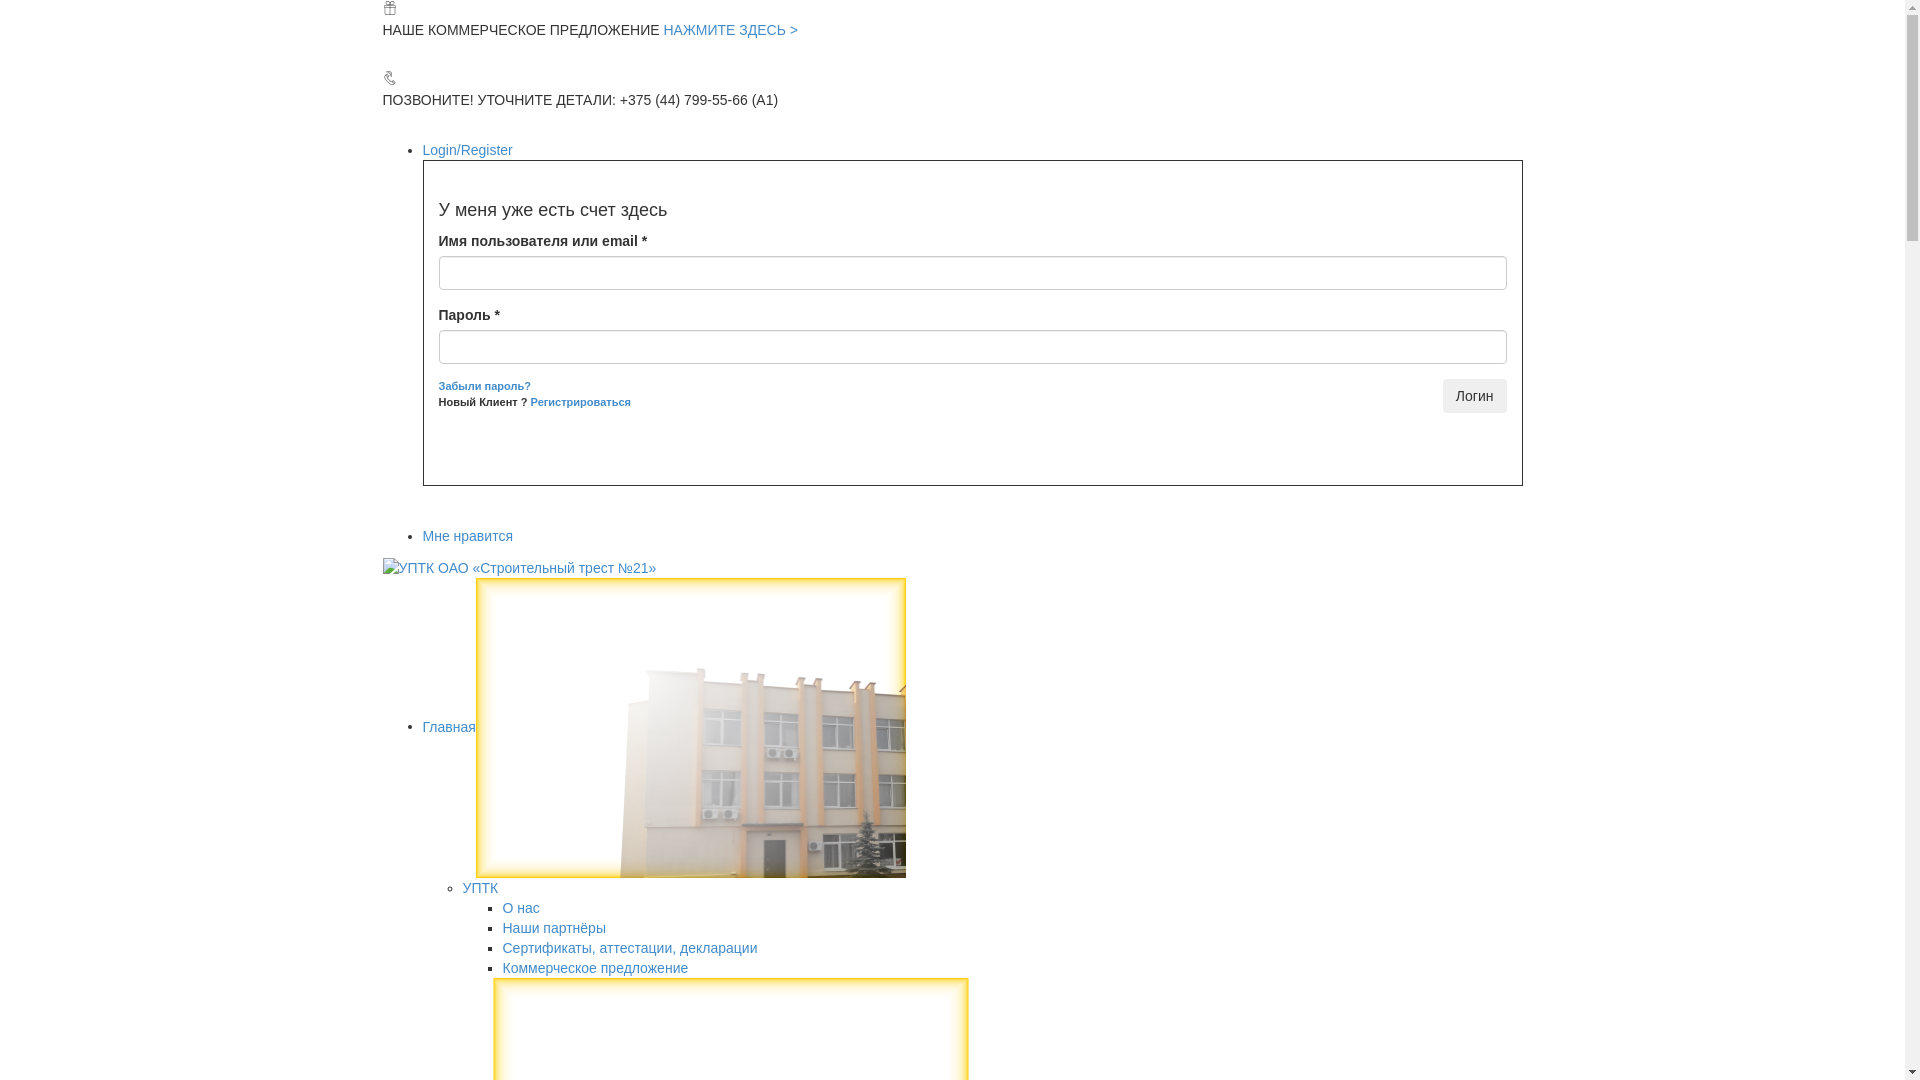 Image resolution: width=1920 pixels, height=1080 pixels. I want to click on 'Login/Register', so click(421, 149).